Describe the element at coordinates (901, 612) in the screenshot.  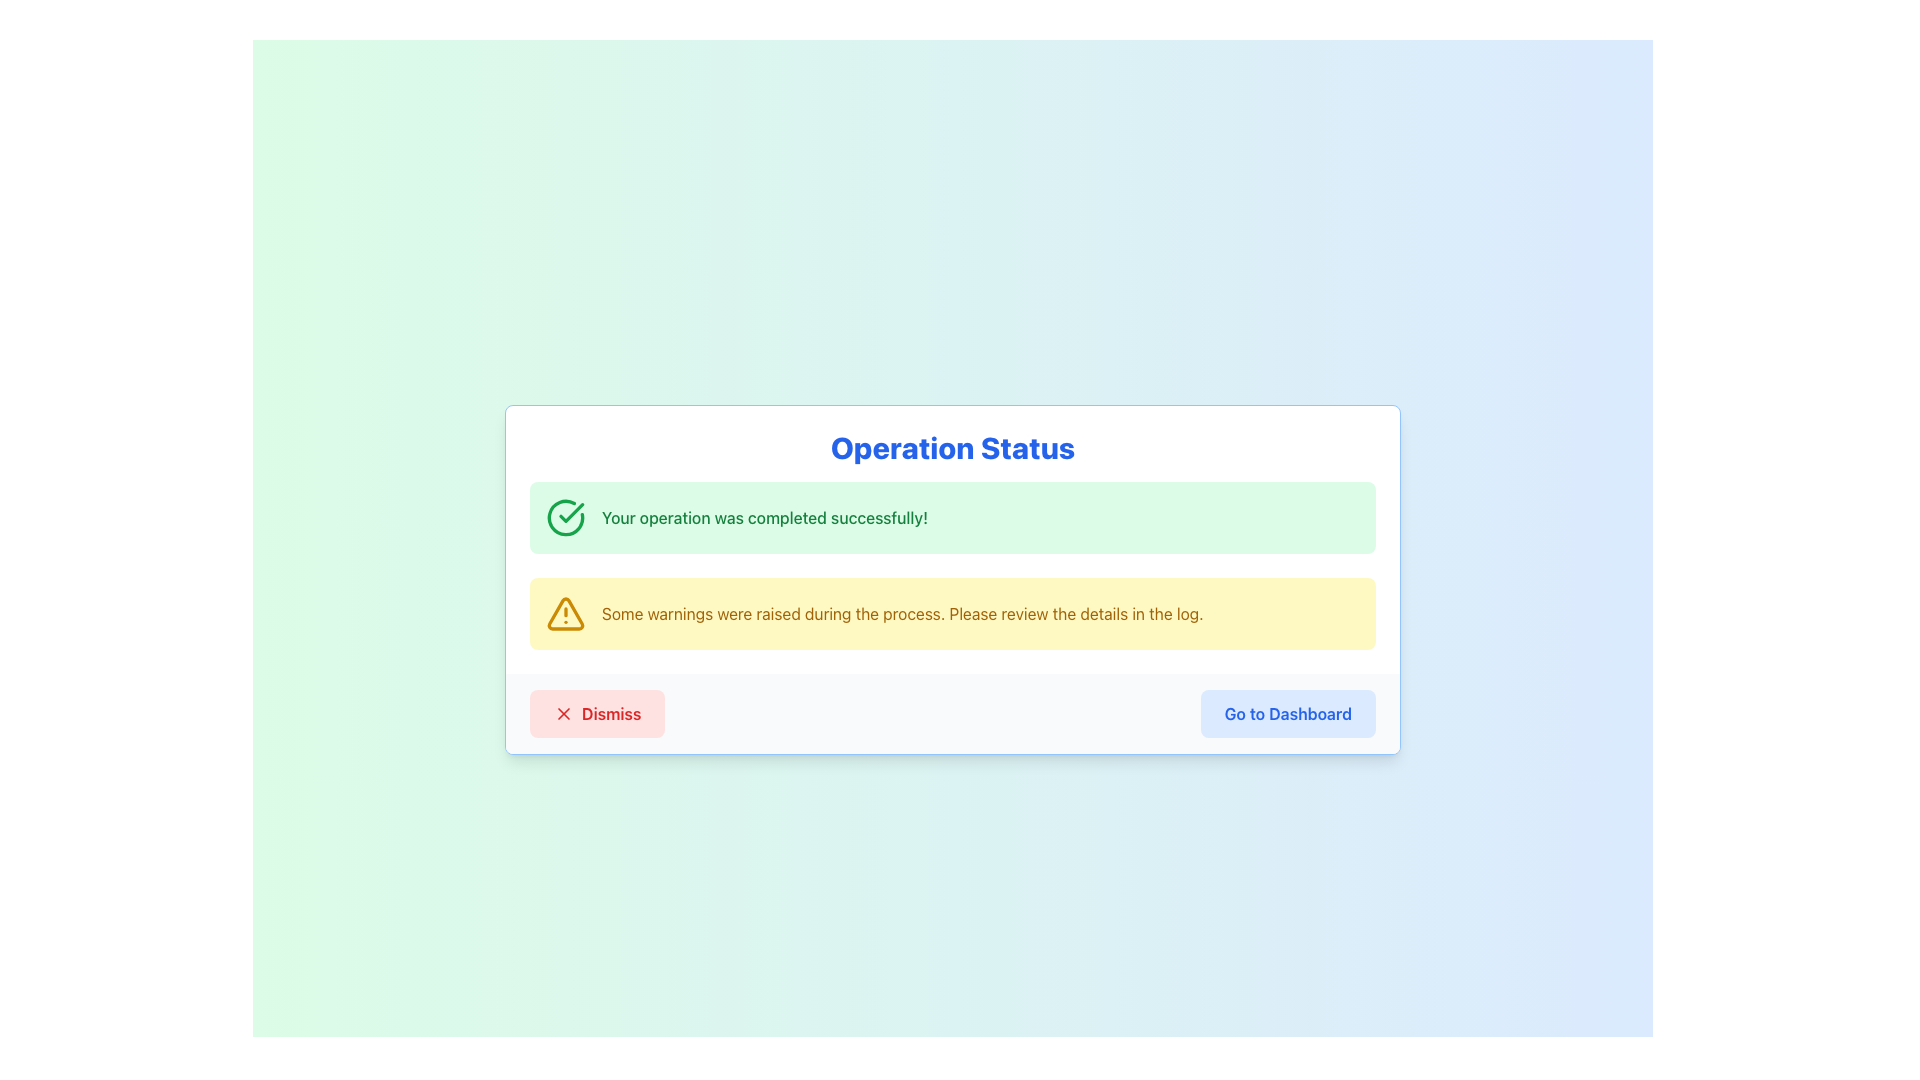
I see `static warning text displaying 'Some warnings were raised during the process. Please review the details in the log.' which is styled in yellow on a yellow background, located to the right of the warning triangle icon` at that location.